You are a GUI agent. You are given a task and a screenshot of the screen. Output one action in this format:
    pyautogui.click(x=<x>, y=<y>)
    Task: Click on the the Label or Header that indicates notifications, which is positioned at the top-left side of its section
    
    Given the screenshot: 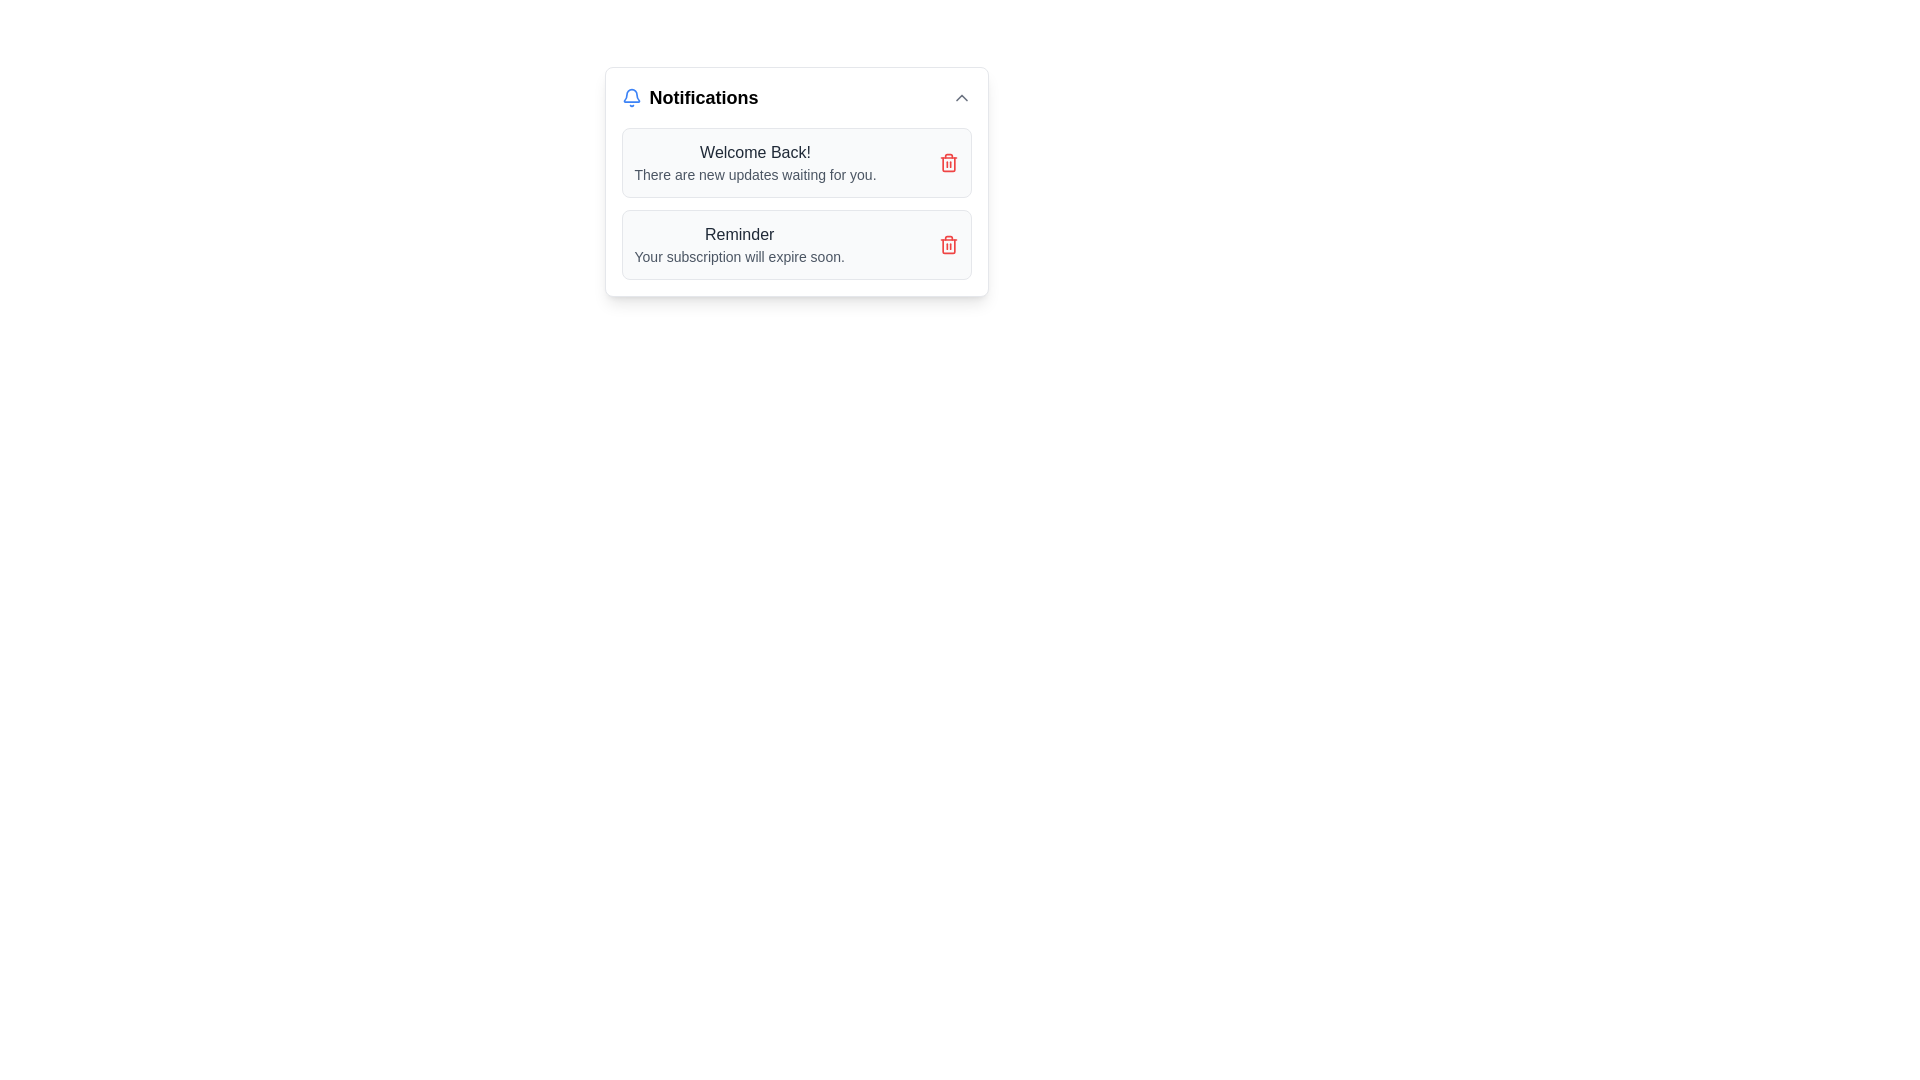 What is the action you would take?
    pyautogui.click(x=690, y=97)
    